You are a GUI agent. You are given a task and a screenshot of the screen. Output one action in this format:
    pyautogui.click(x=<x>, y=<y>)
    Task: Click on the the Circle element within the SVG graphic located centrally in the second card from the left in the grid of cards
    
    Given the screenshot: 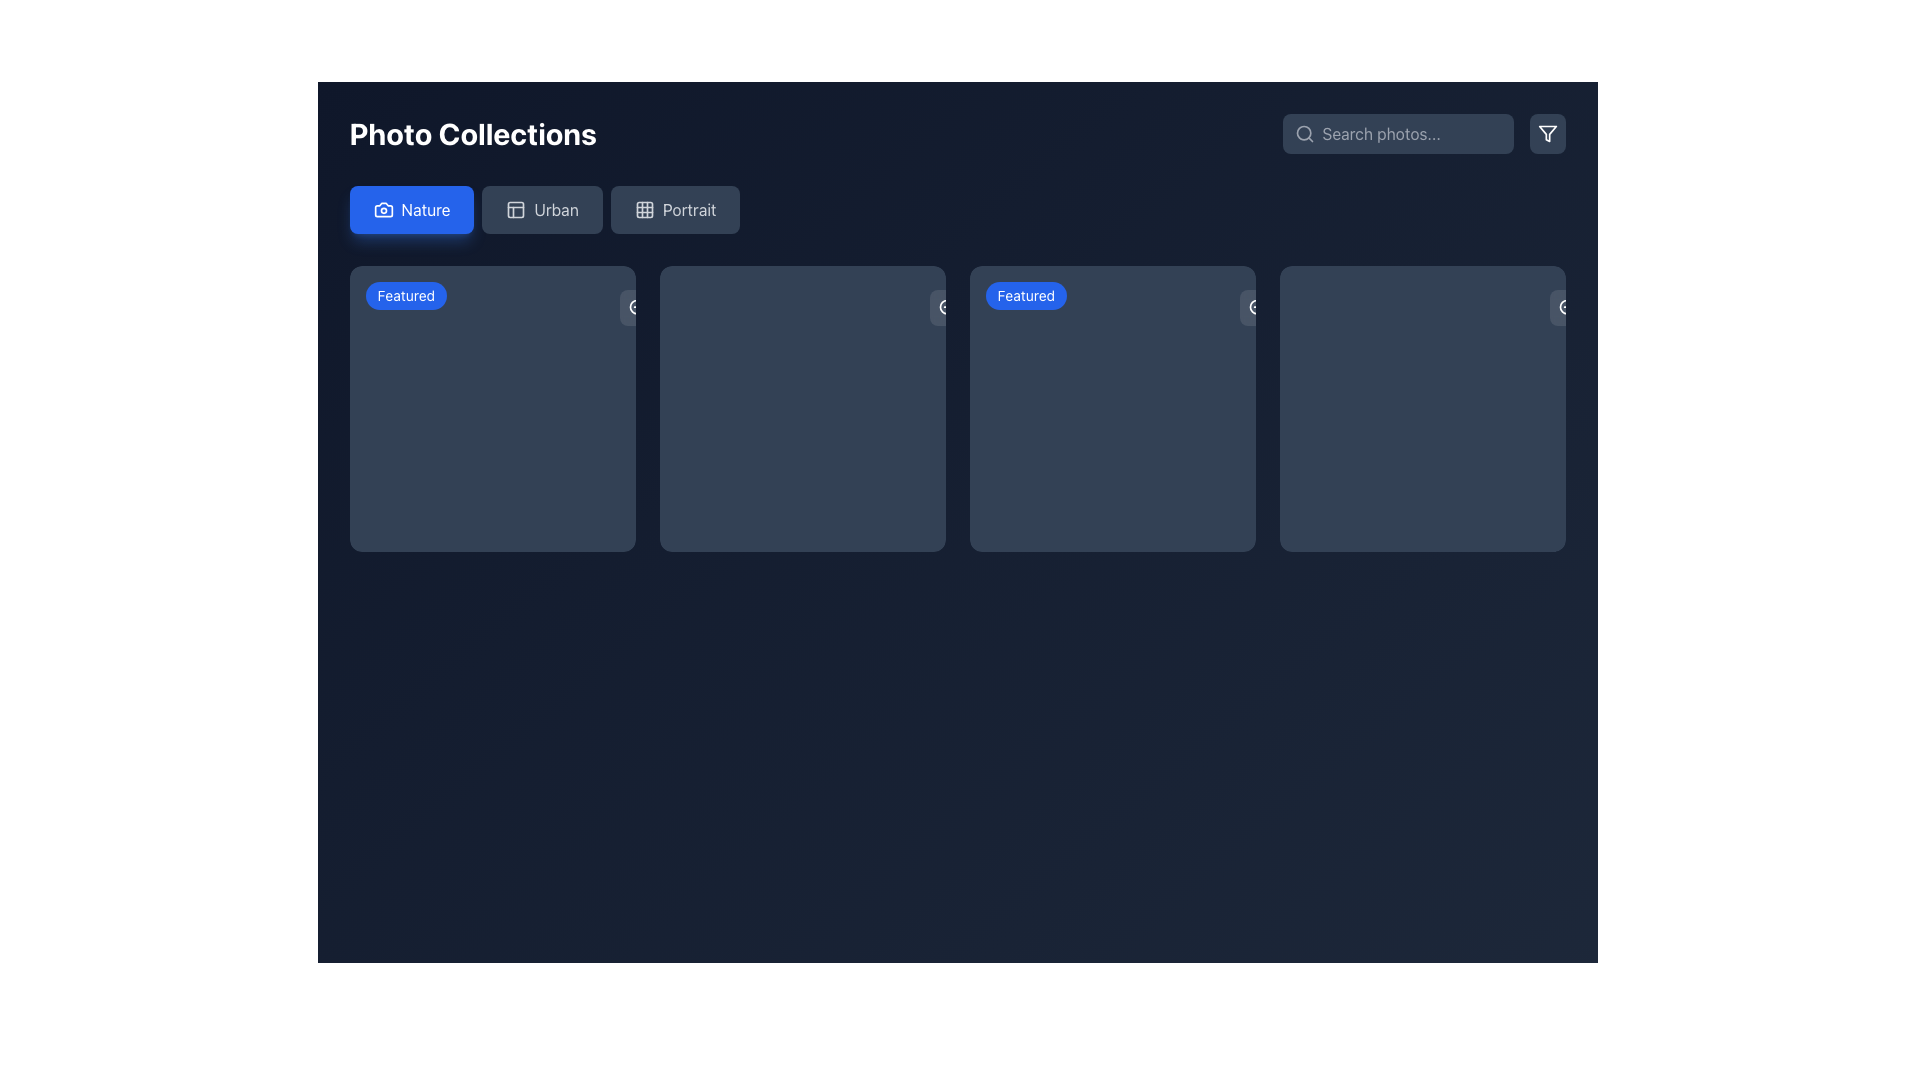 What is the action you would take?
    pyautogui.click(x=744, y=308)
    